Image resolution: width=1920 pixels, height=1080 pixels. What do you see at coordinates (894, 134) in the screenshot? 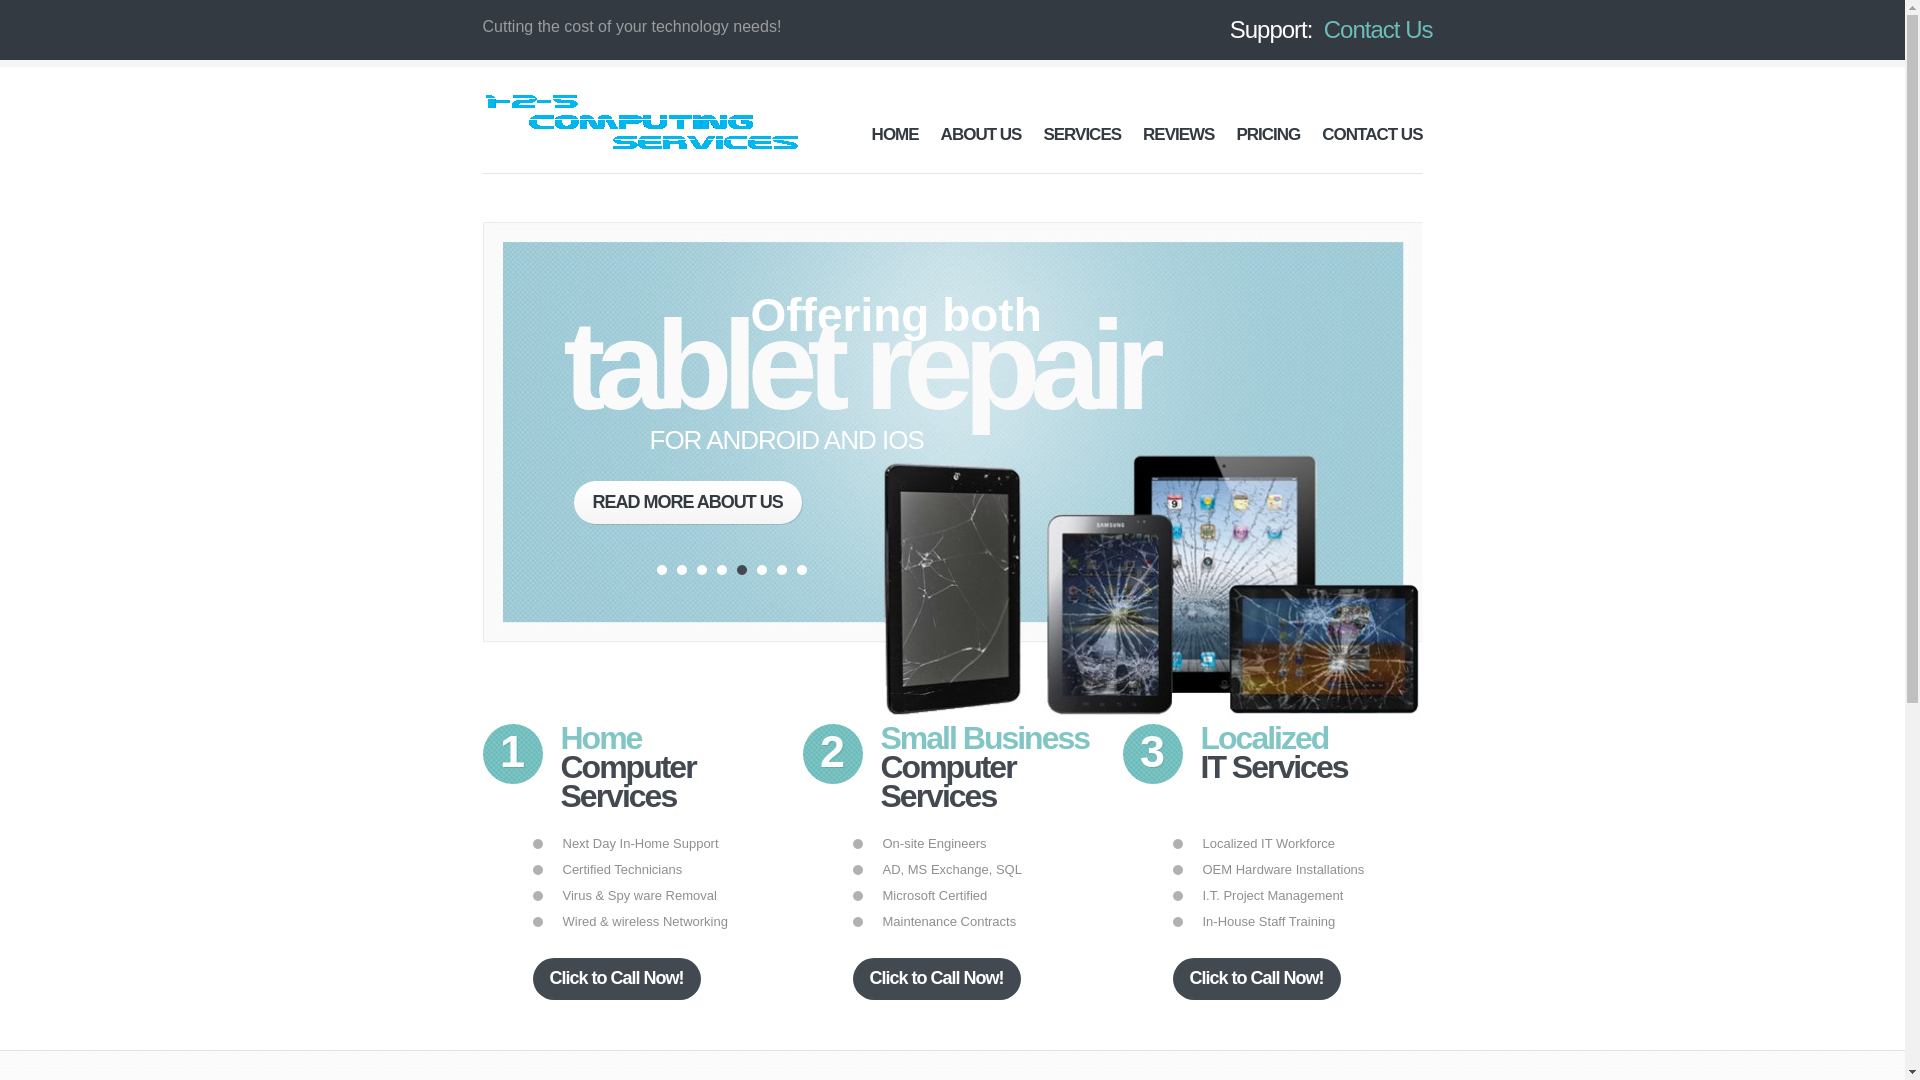
I see `'HOME'` at bounding box center [894, 134].